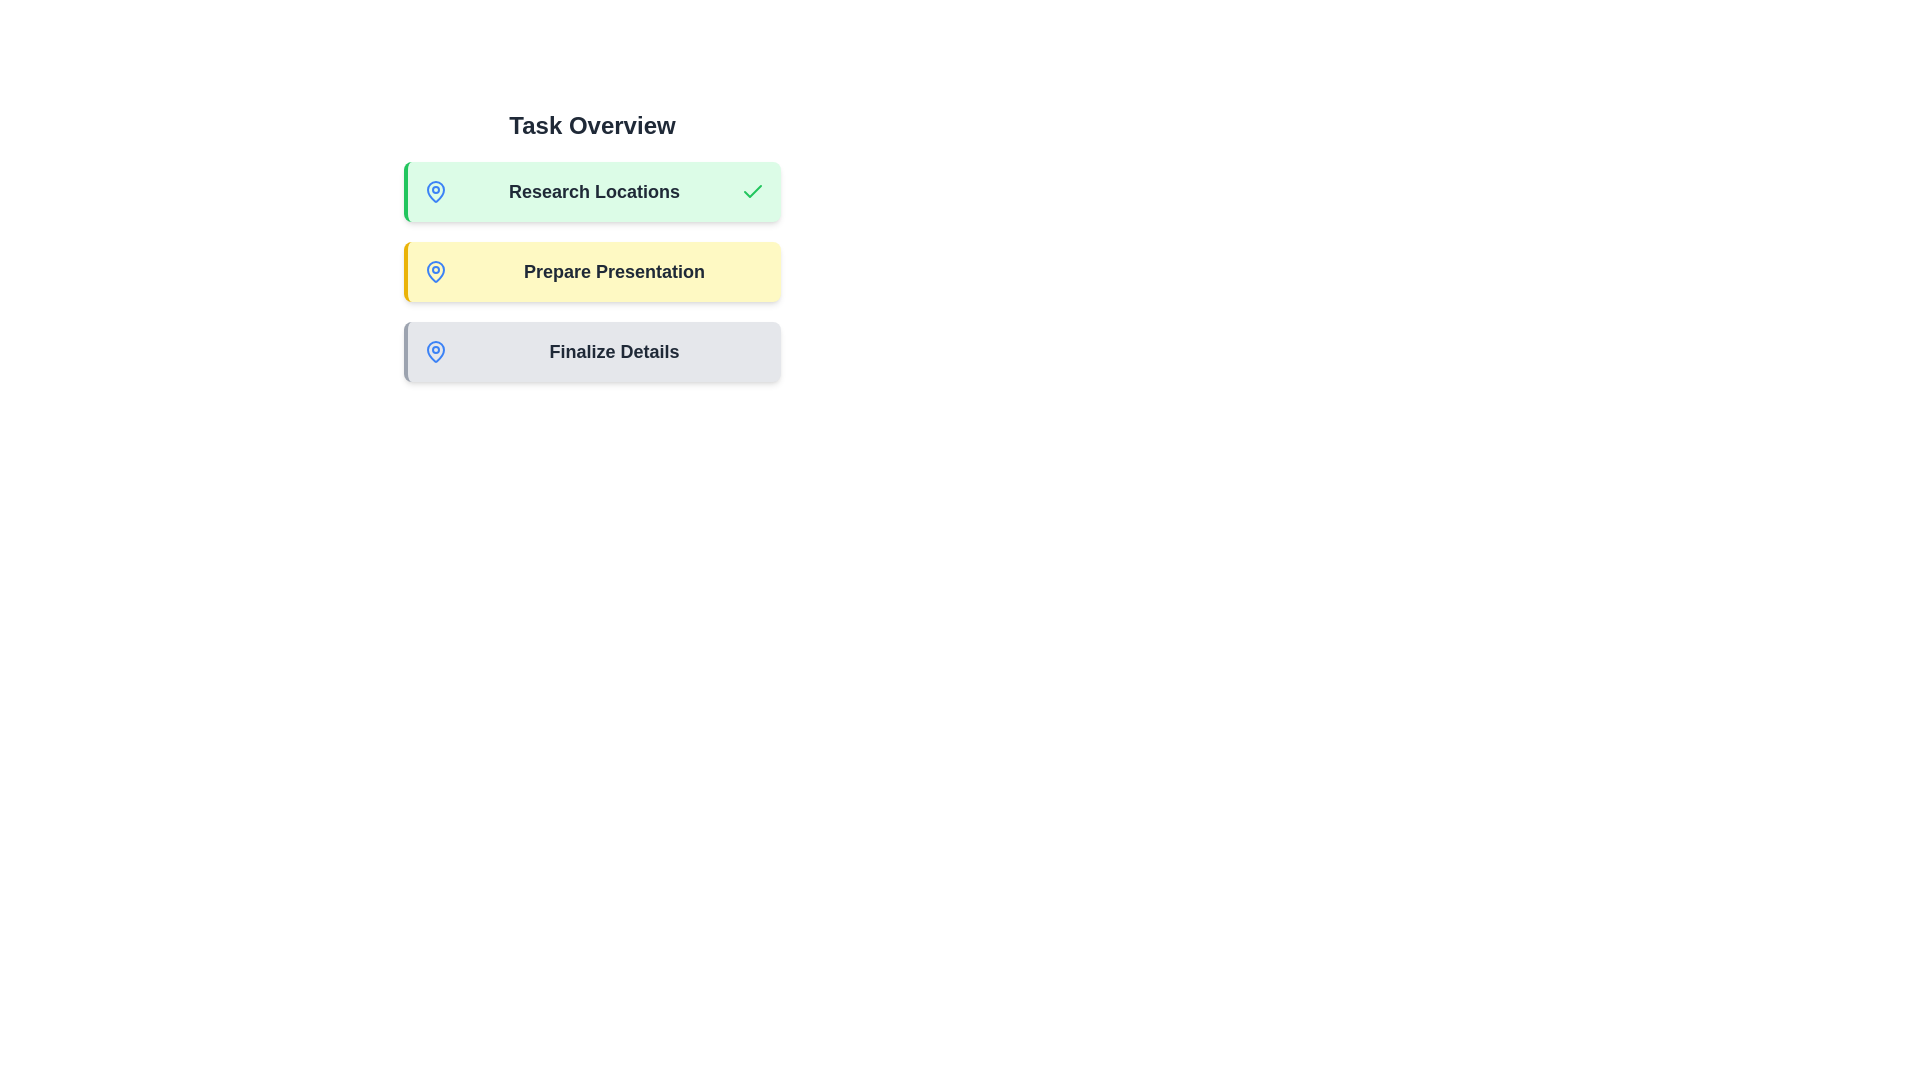  I want to click on the task chip corresponding to Finalize Details, so click(591, 350).